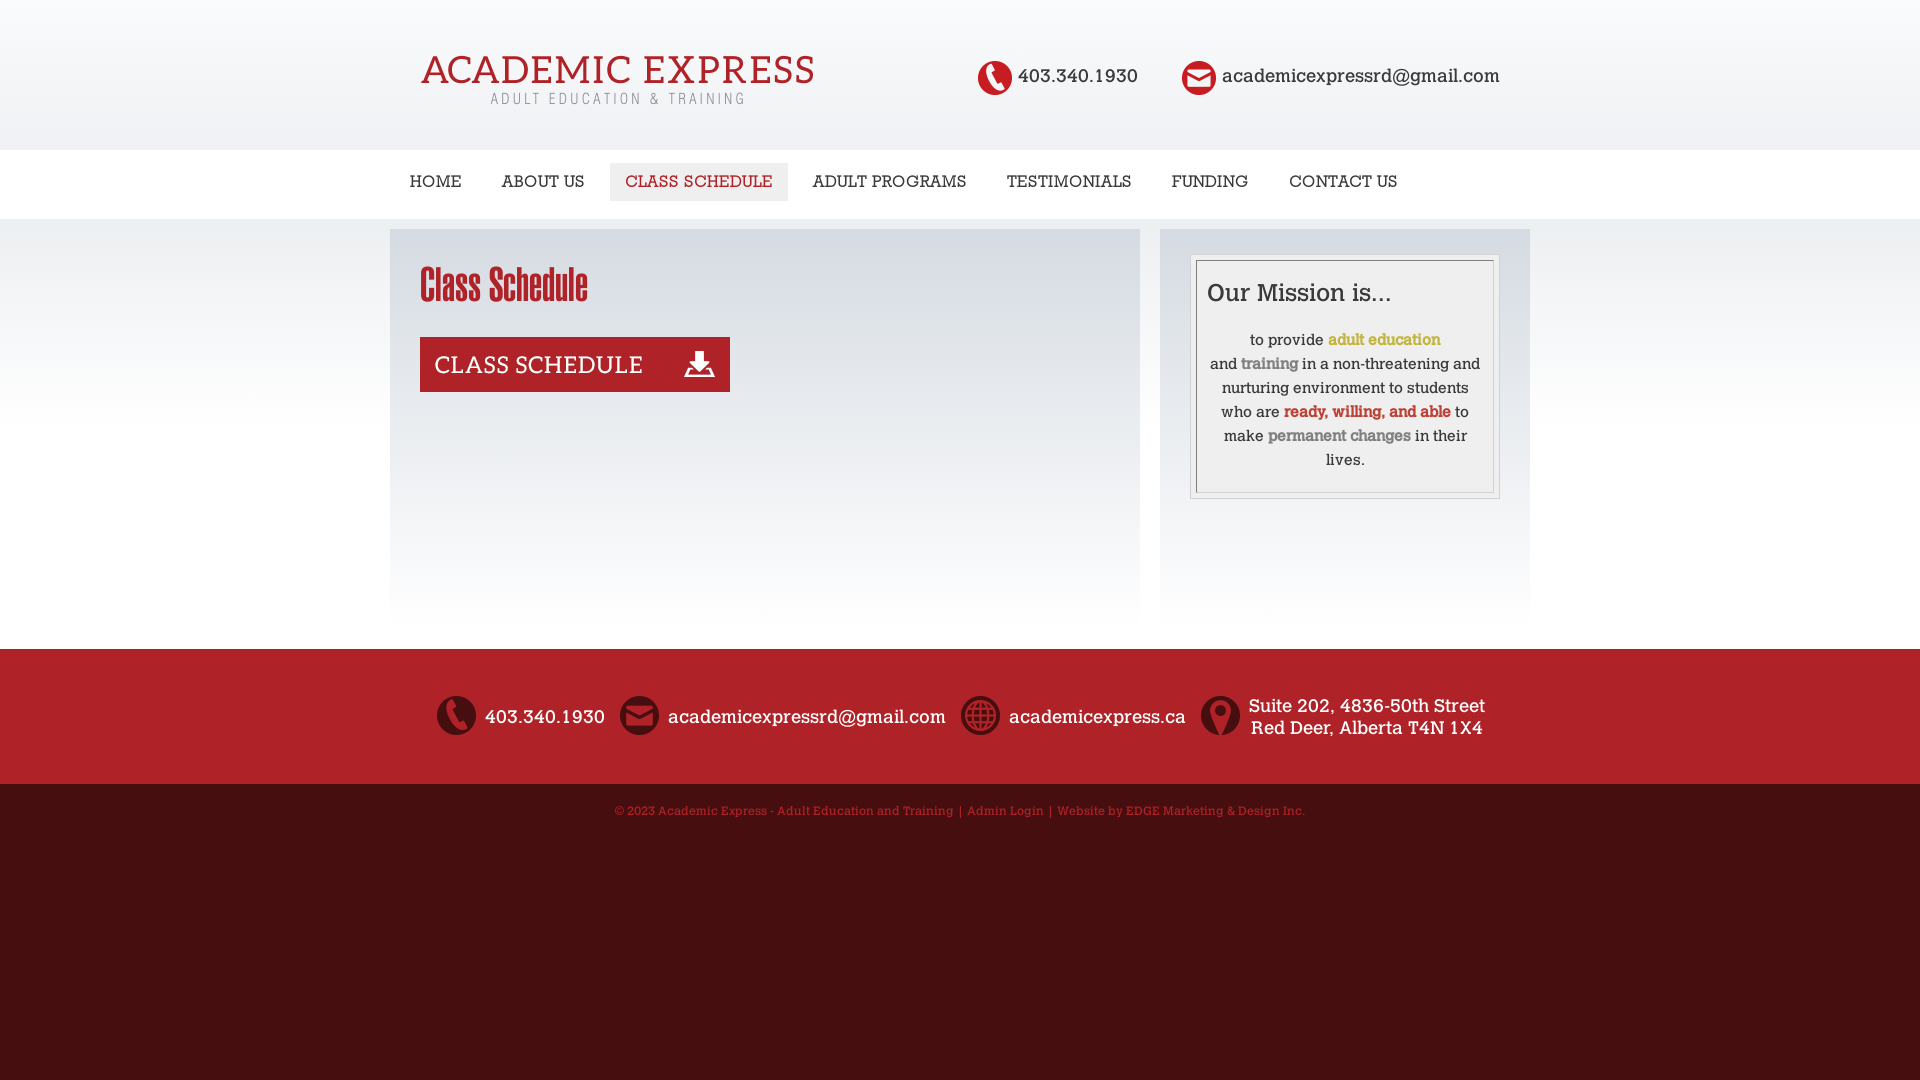 The width and height of the screenshot is (1920, 1080). I want to click on 'CONTACT US', so click(1272, 181).